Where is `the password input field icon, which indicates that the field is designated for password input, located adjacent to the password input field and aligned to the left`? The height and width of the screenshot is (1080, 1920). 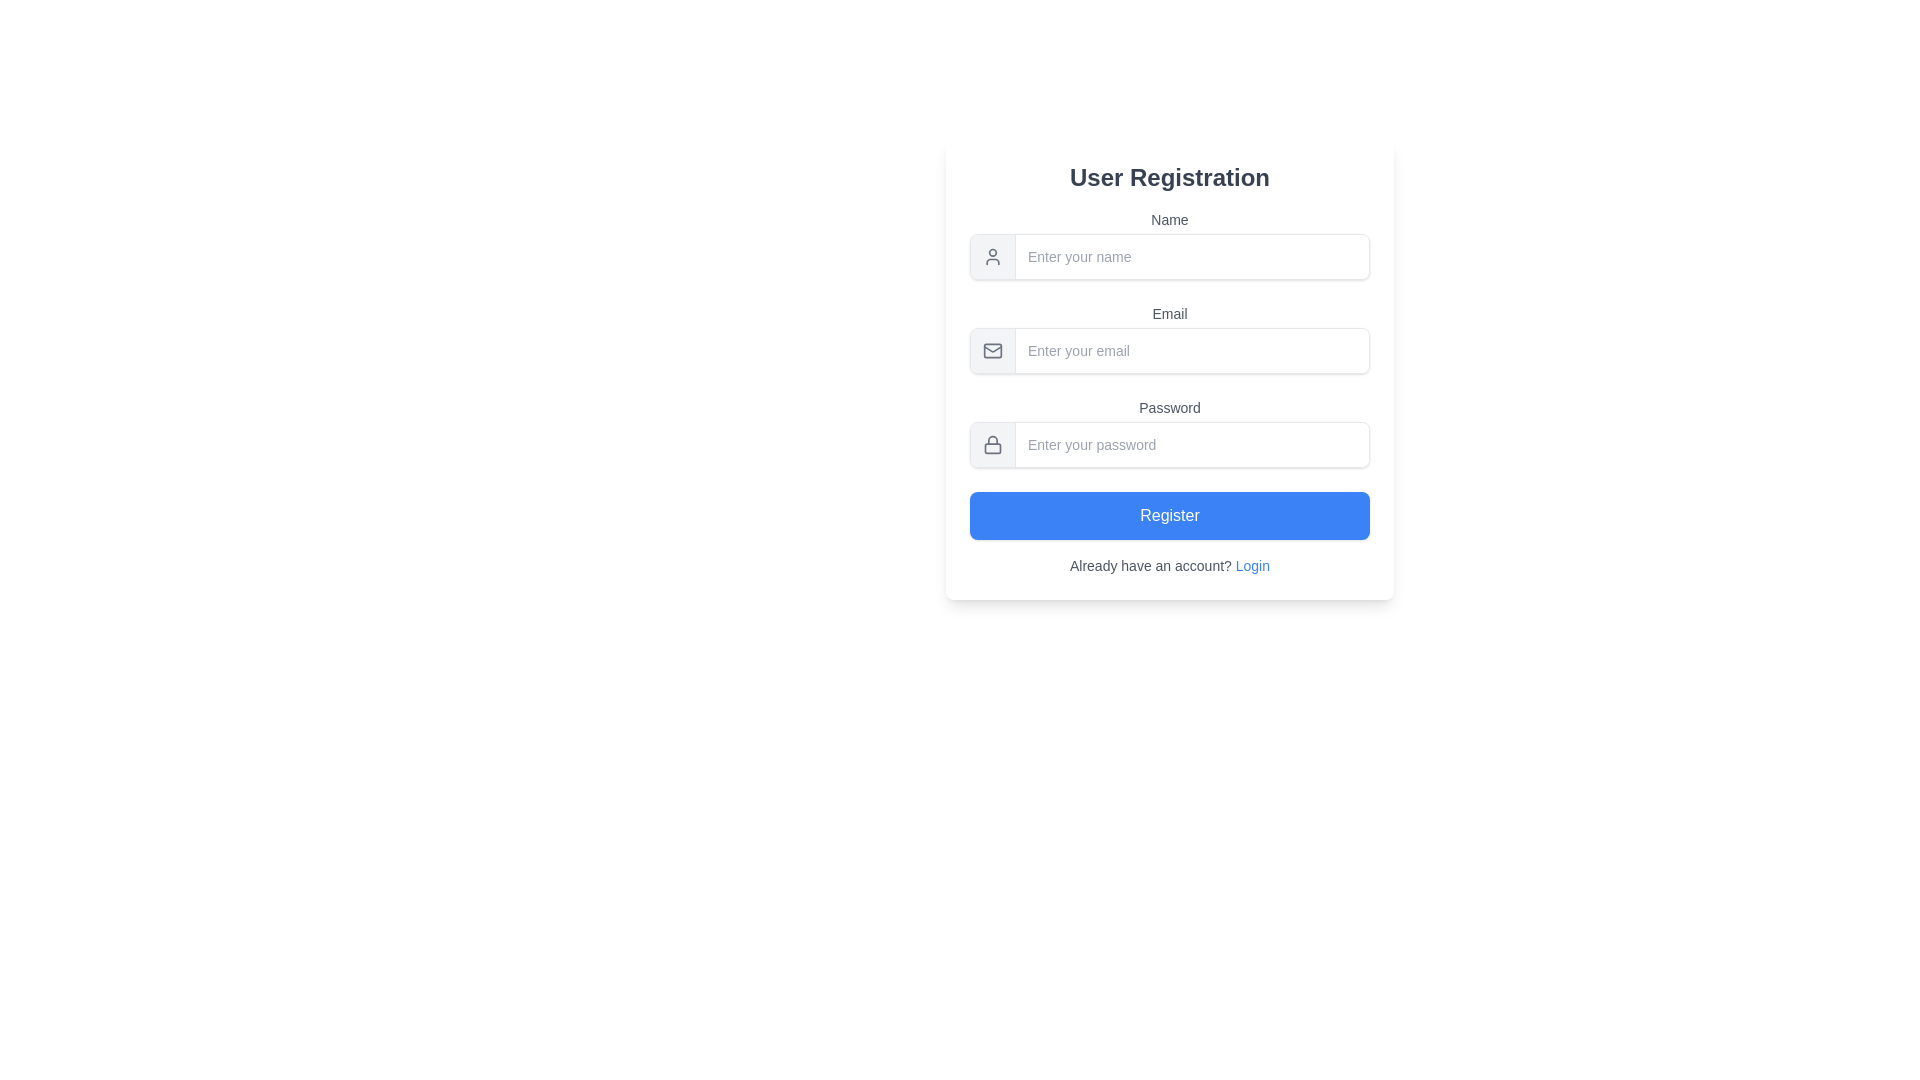 the password input field icon, which indicates that the field is designated for password input, located adjacent to the password input field and aligned to the left is located at coordinates (993, 443).